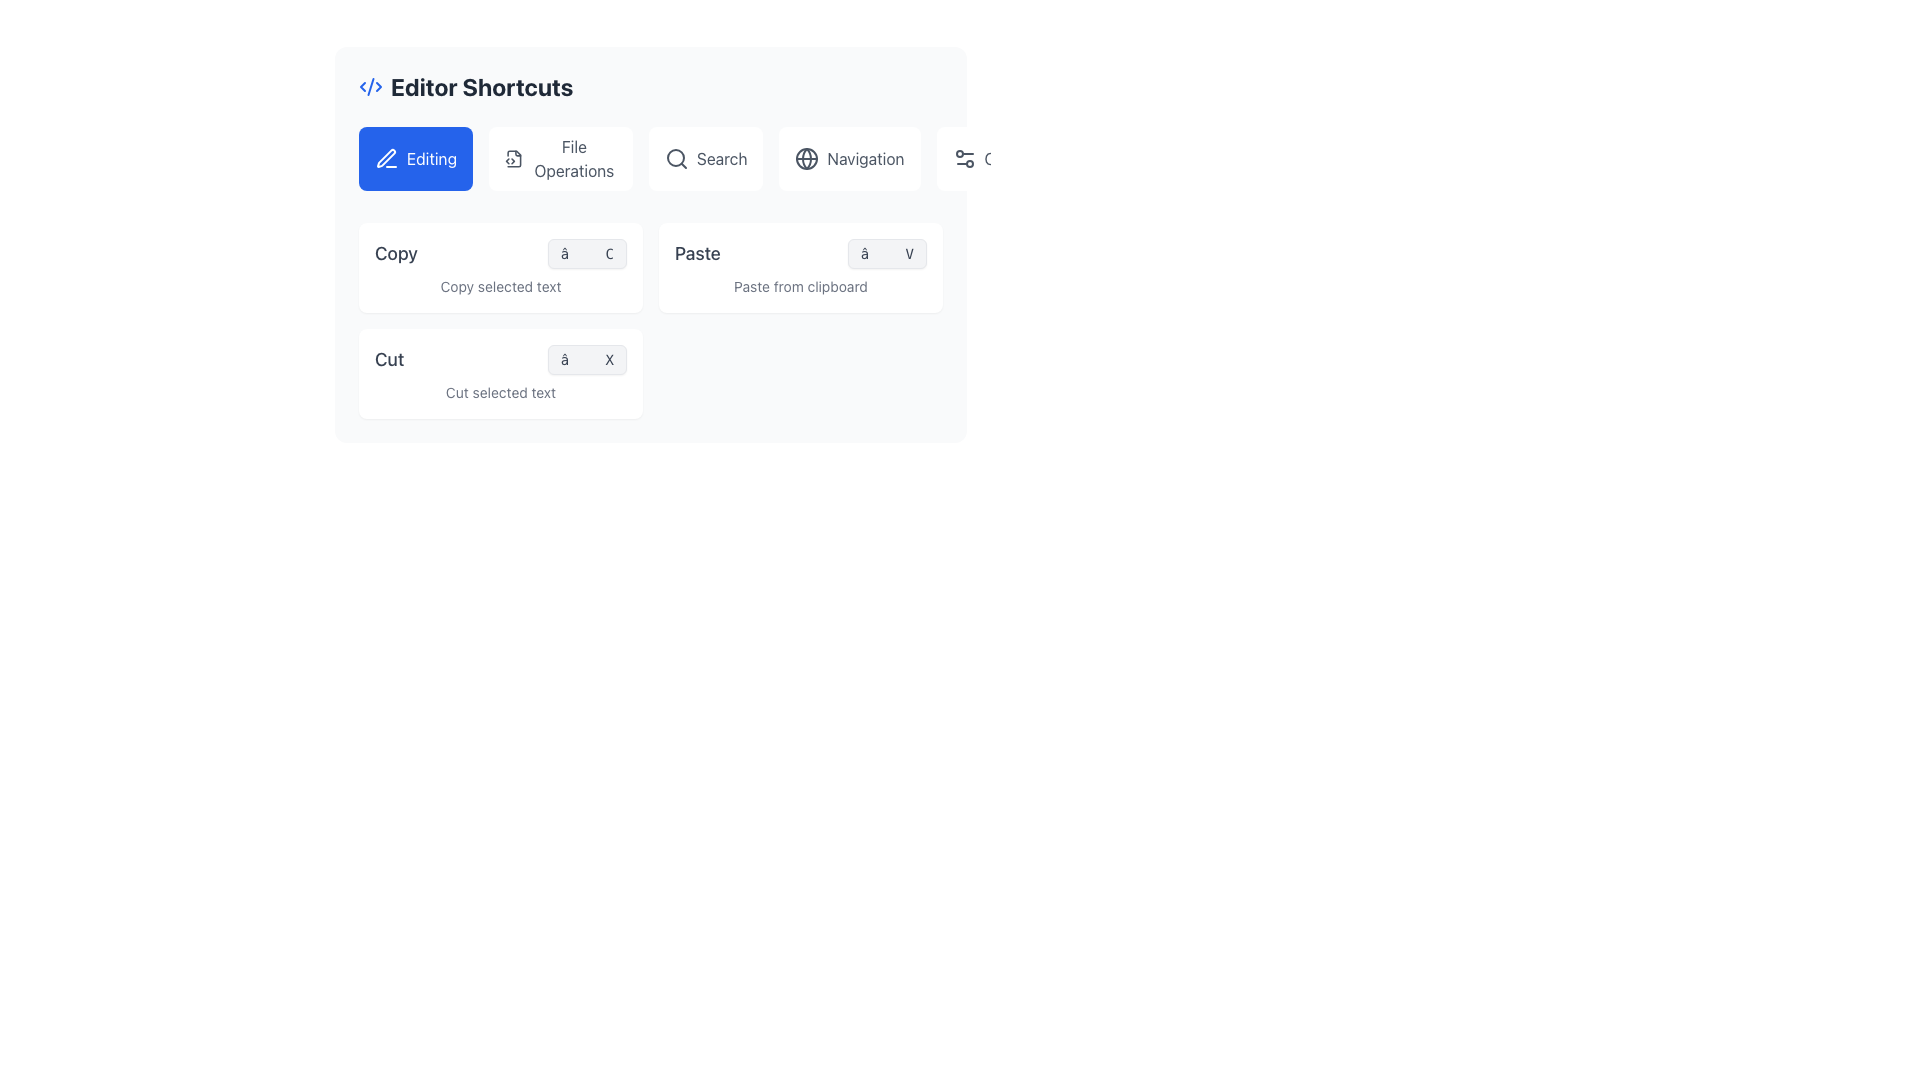  I want to click on the second button under the 'Editor Shortcuts' heading, so click(560, 157).